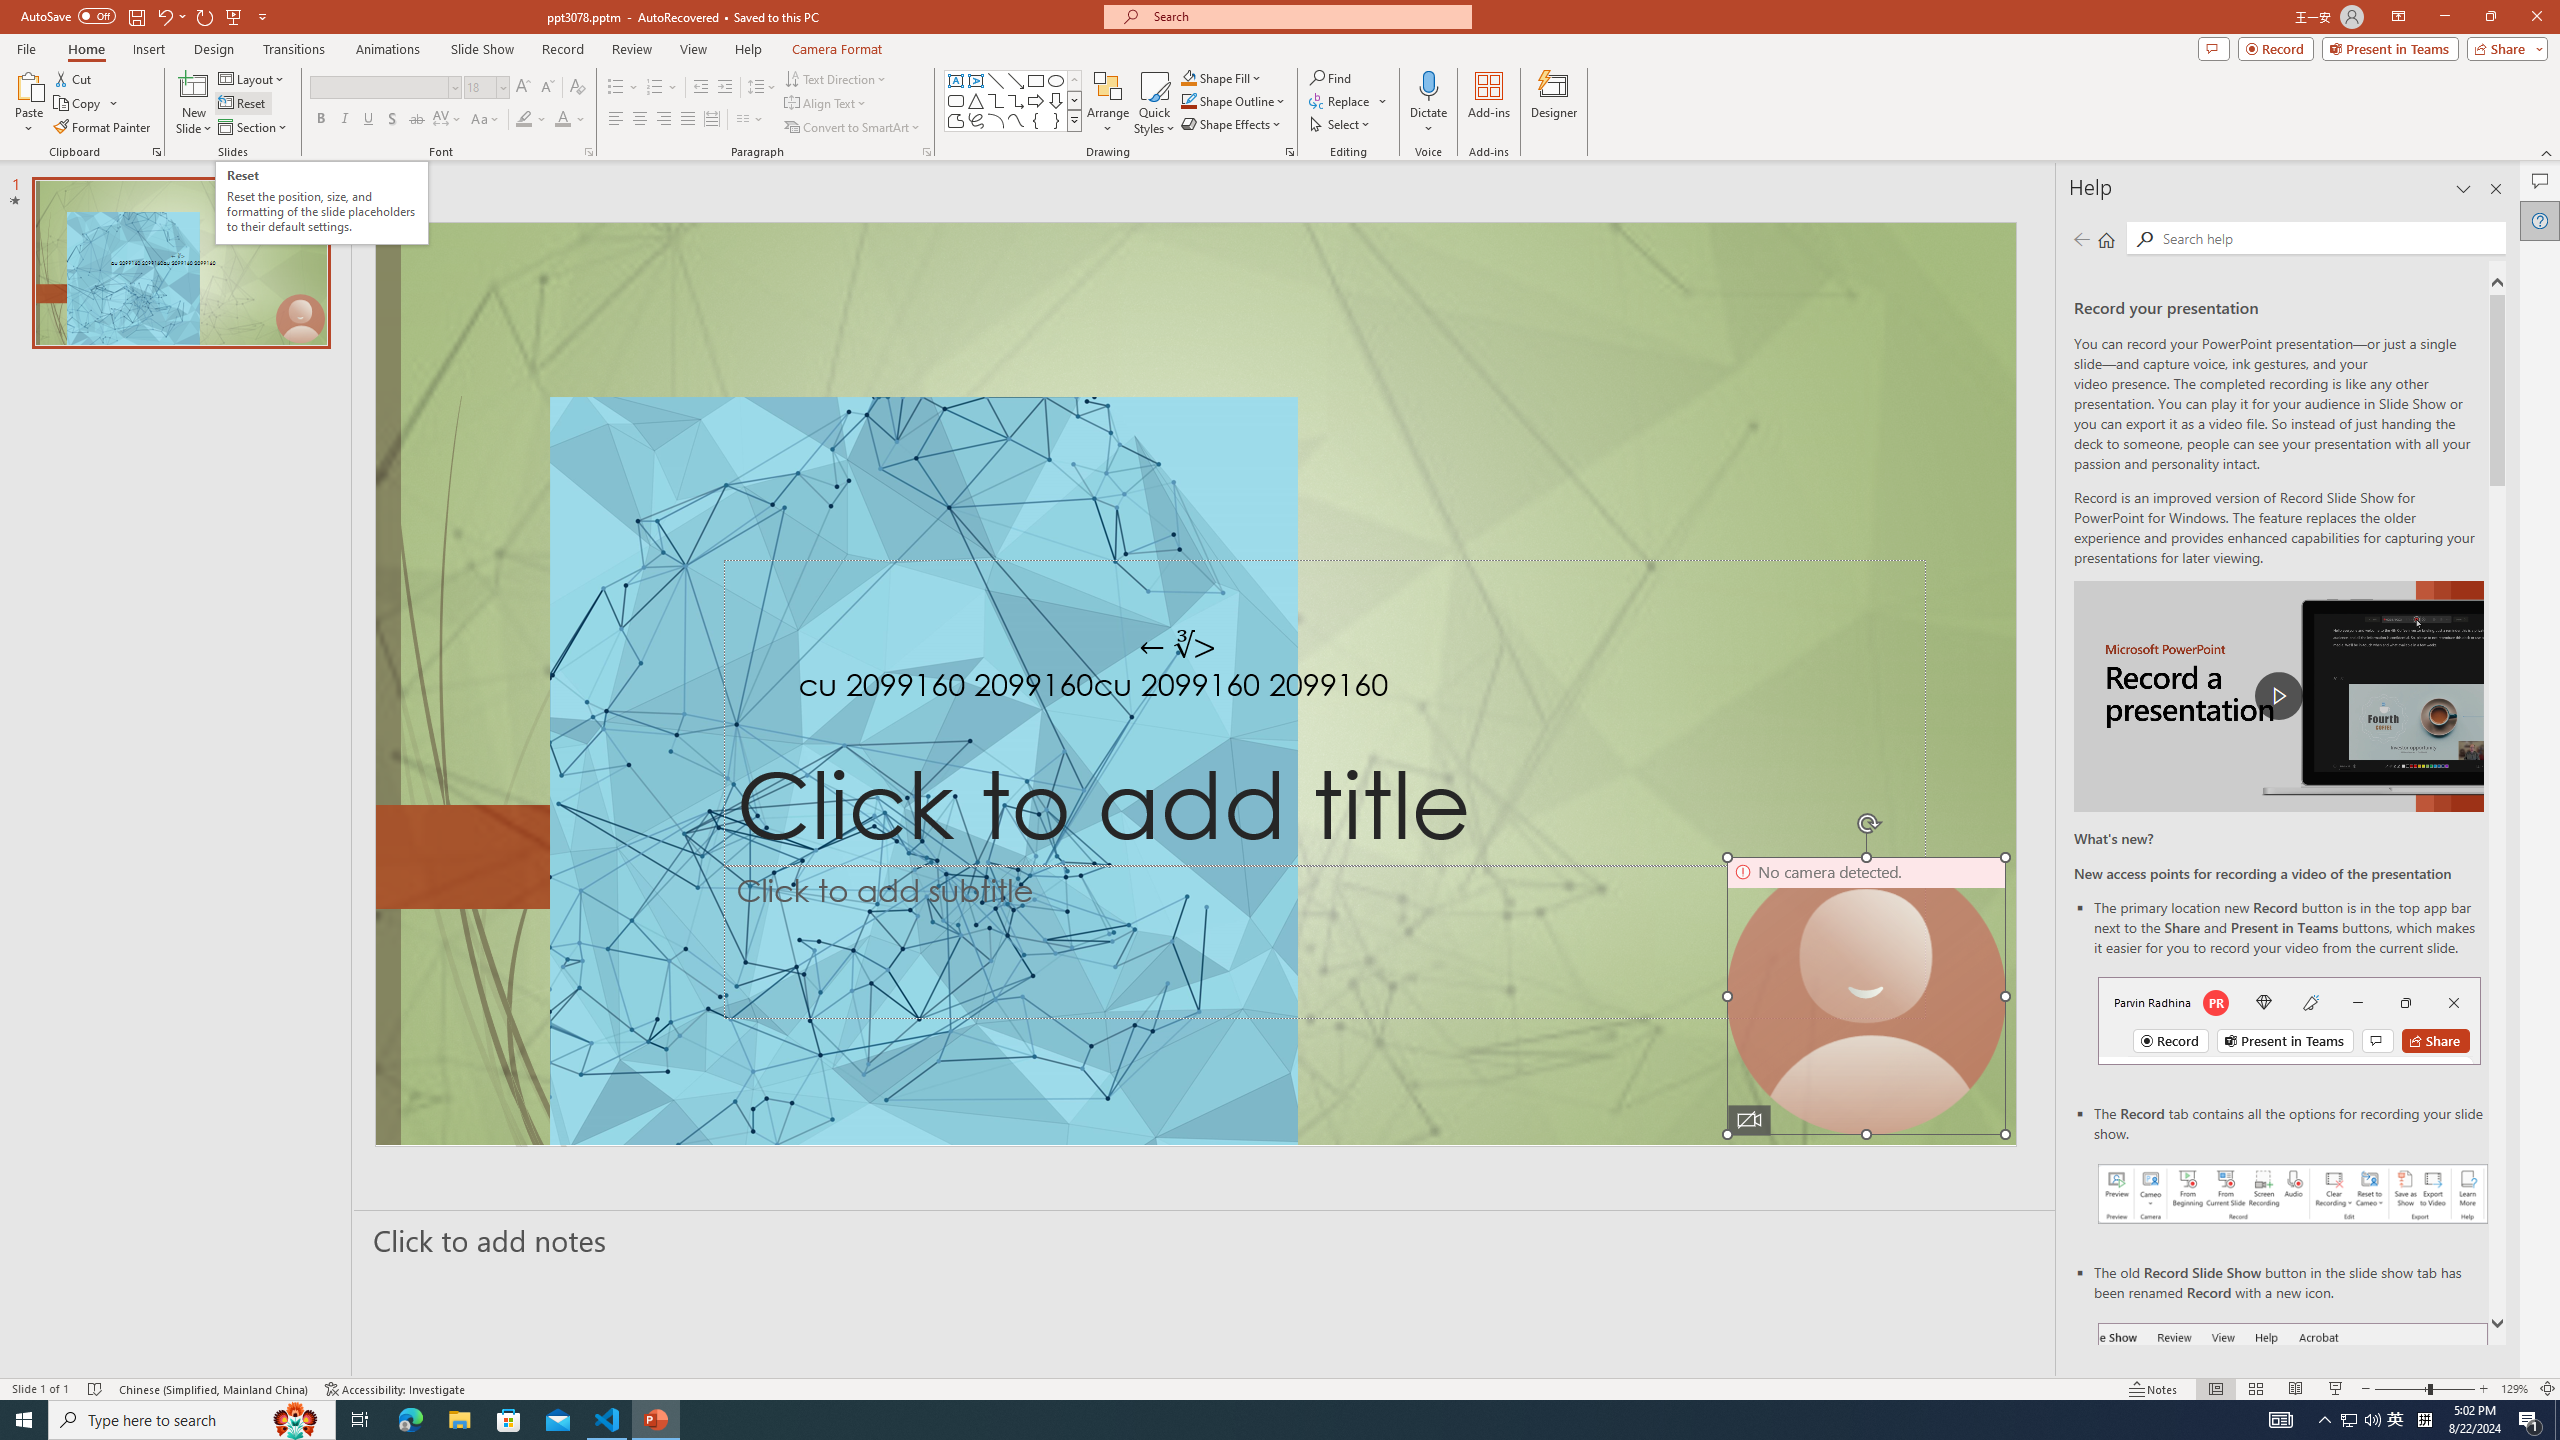 The height and width of the screenshot is (1440, 2560). I want to click on 'Reset', so click(242, 103).